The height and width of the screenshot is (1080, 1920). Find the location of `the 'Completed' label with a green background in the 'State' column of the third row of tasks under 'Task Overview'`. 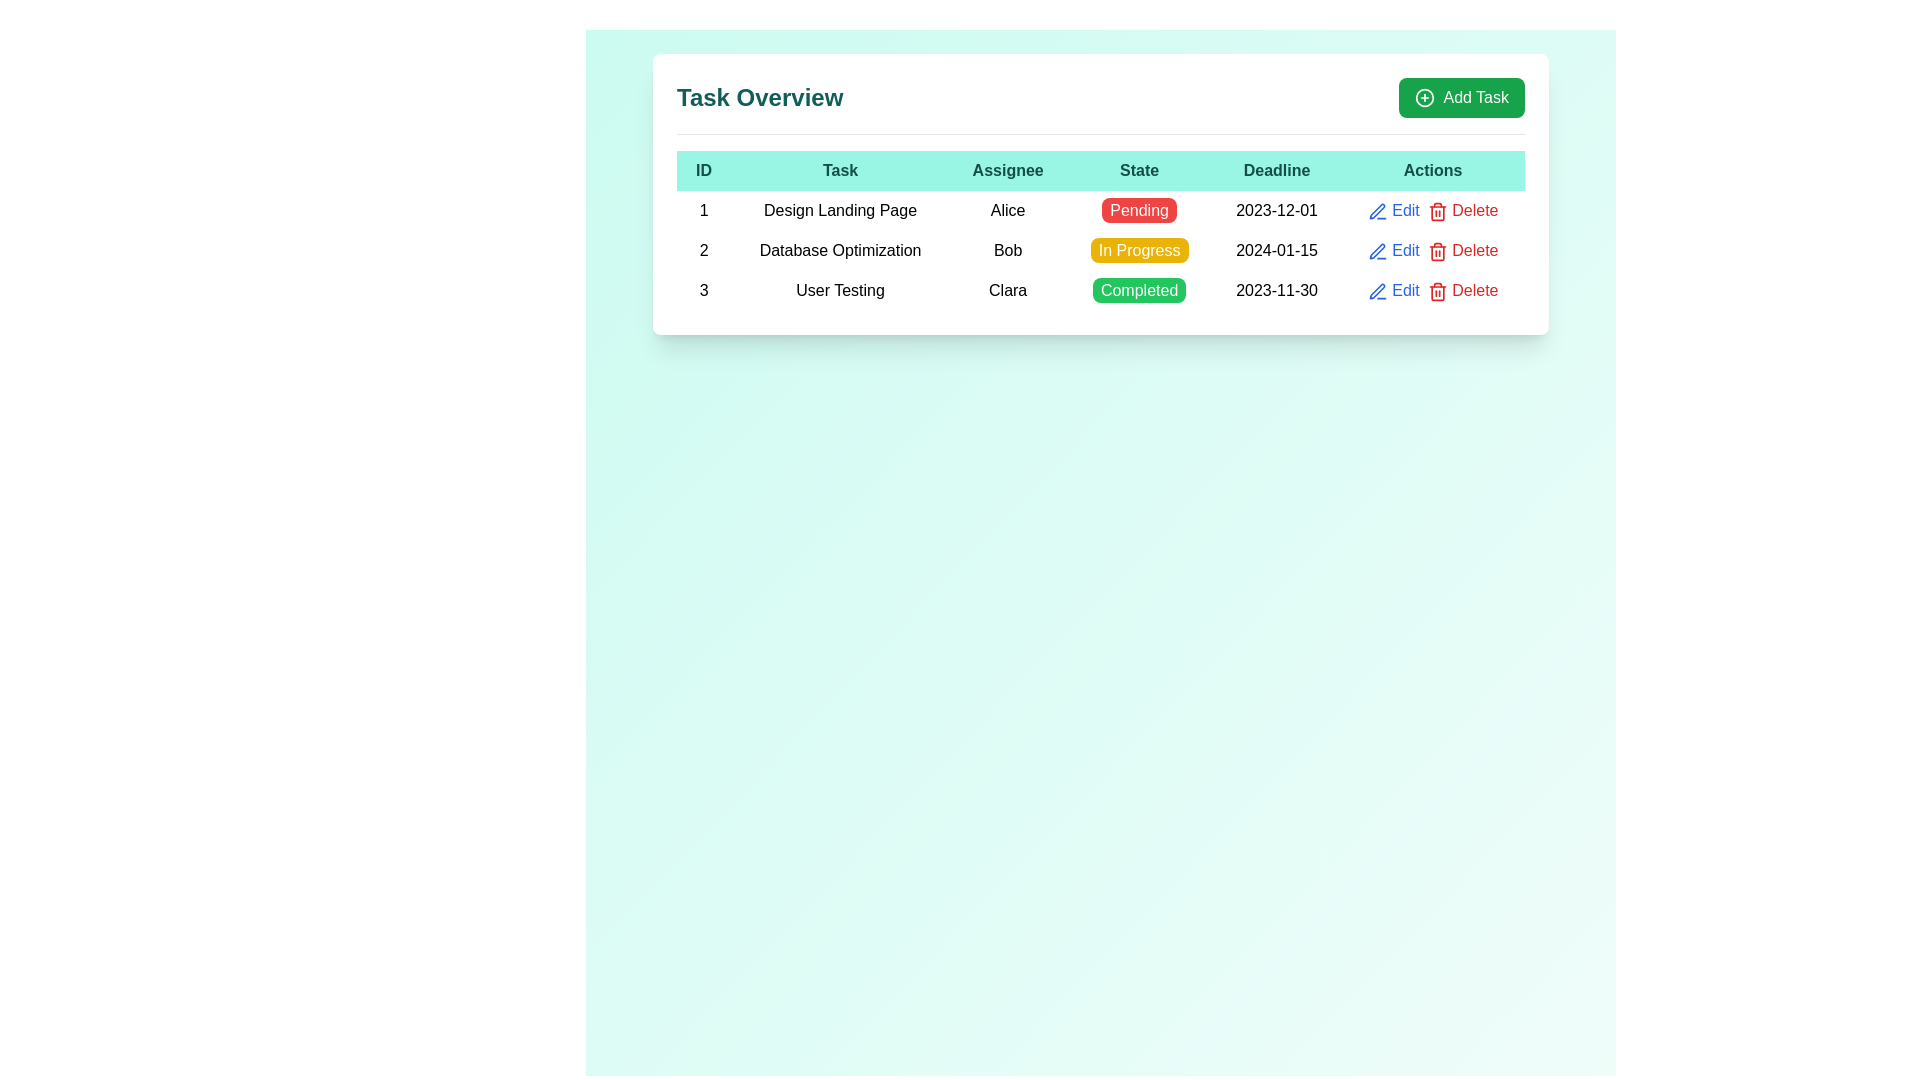

the 'Completed' label with a green background in the 'State' column of the third row of tasks under 'Task Overview' is located at coordinates (1139, 290).